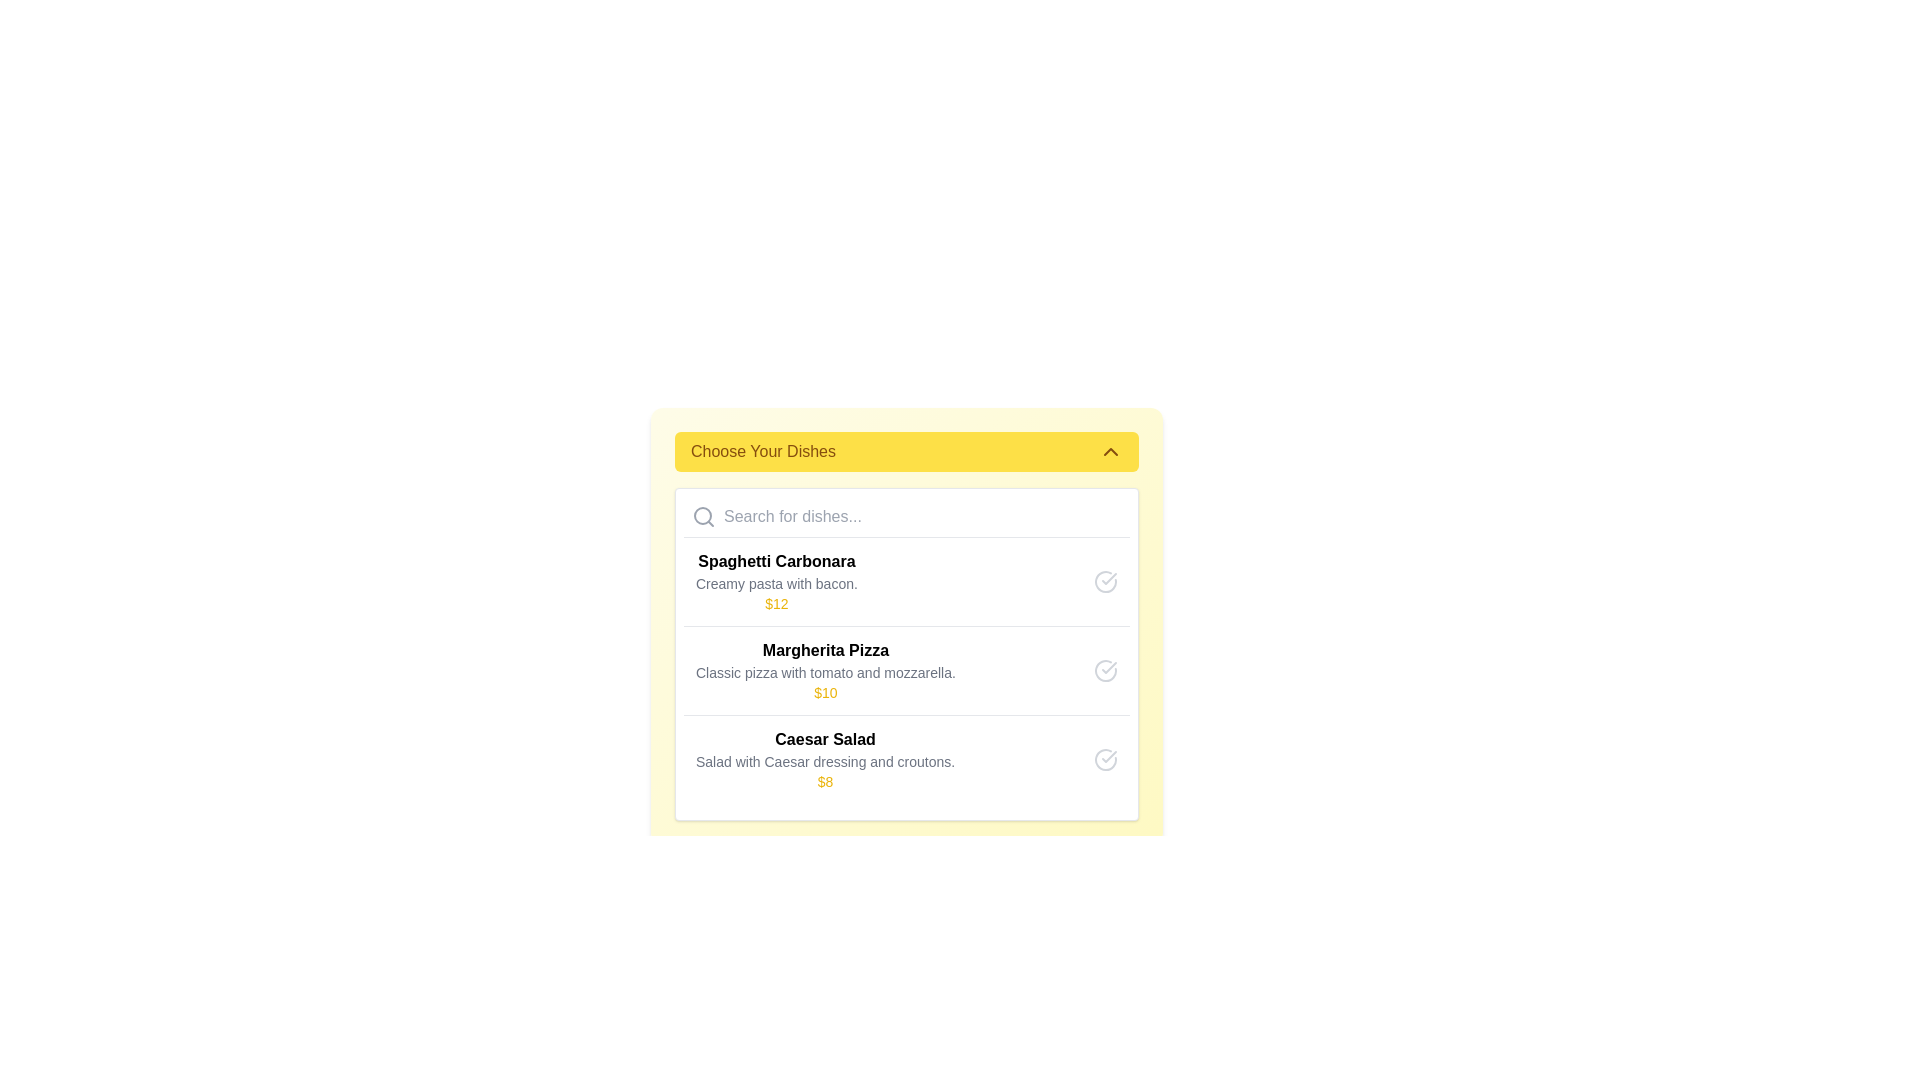 This screenshot has height=1080, width=1920. I want to click on the price text label indicating the price of the Caesar Salad, located at the bottom-right corner of its section, so click(825, 781).